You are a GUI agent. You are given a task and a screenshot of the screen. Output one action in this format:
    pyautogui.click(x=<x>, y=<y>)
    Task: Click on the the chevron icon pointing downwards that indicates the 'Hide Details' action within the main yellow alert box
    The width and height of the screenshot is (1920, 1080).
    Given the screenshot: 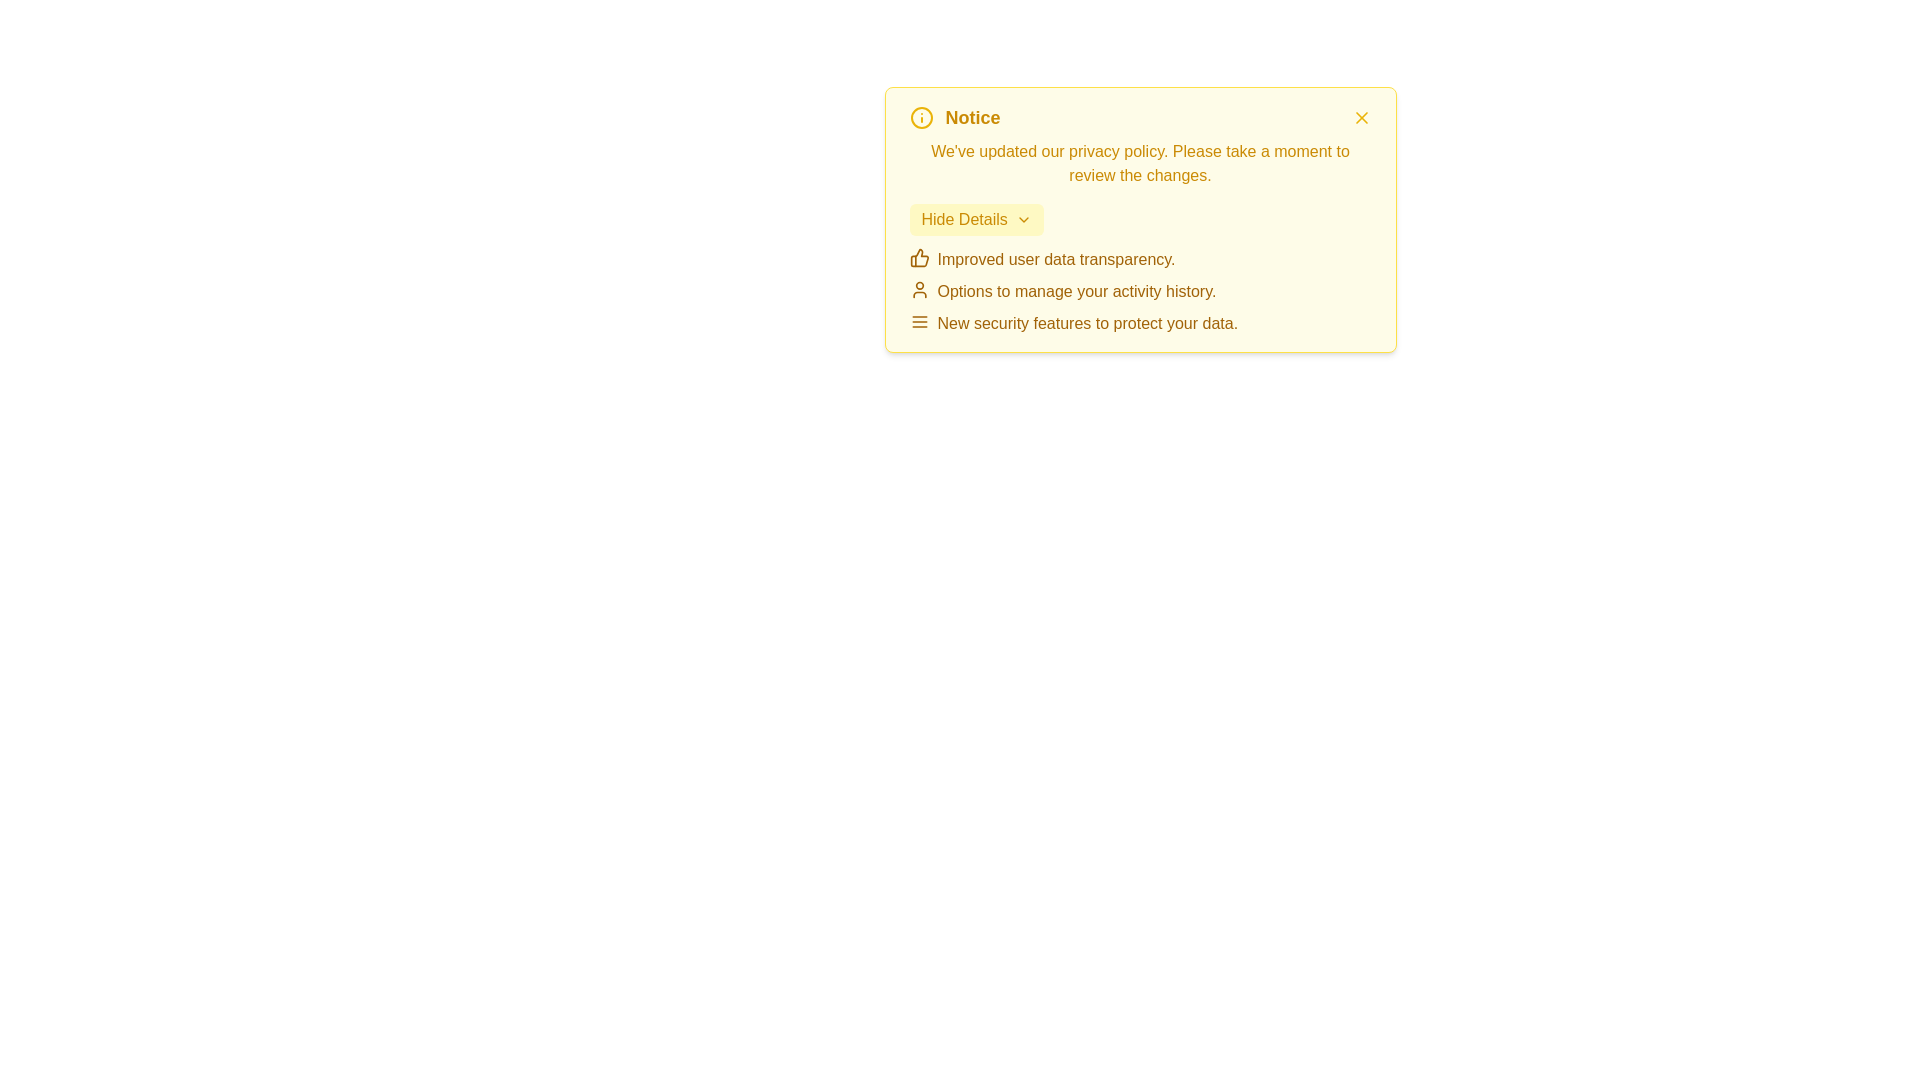 What is the action you would take?
    pyautogui.click(x=1023, y=219)
    